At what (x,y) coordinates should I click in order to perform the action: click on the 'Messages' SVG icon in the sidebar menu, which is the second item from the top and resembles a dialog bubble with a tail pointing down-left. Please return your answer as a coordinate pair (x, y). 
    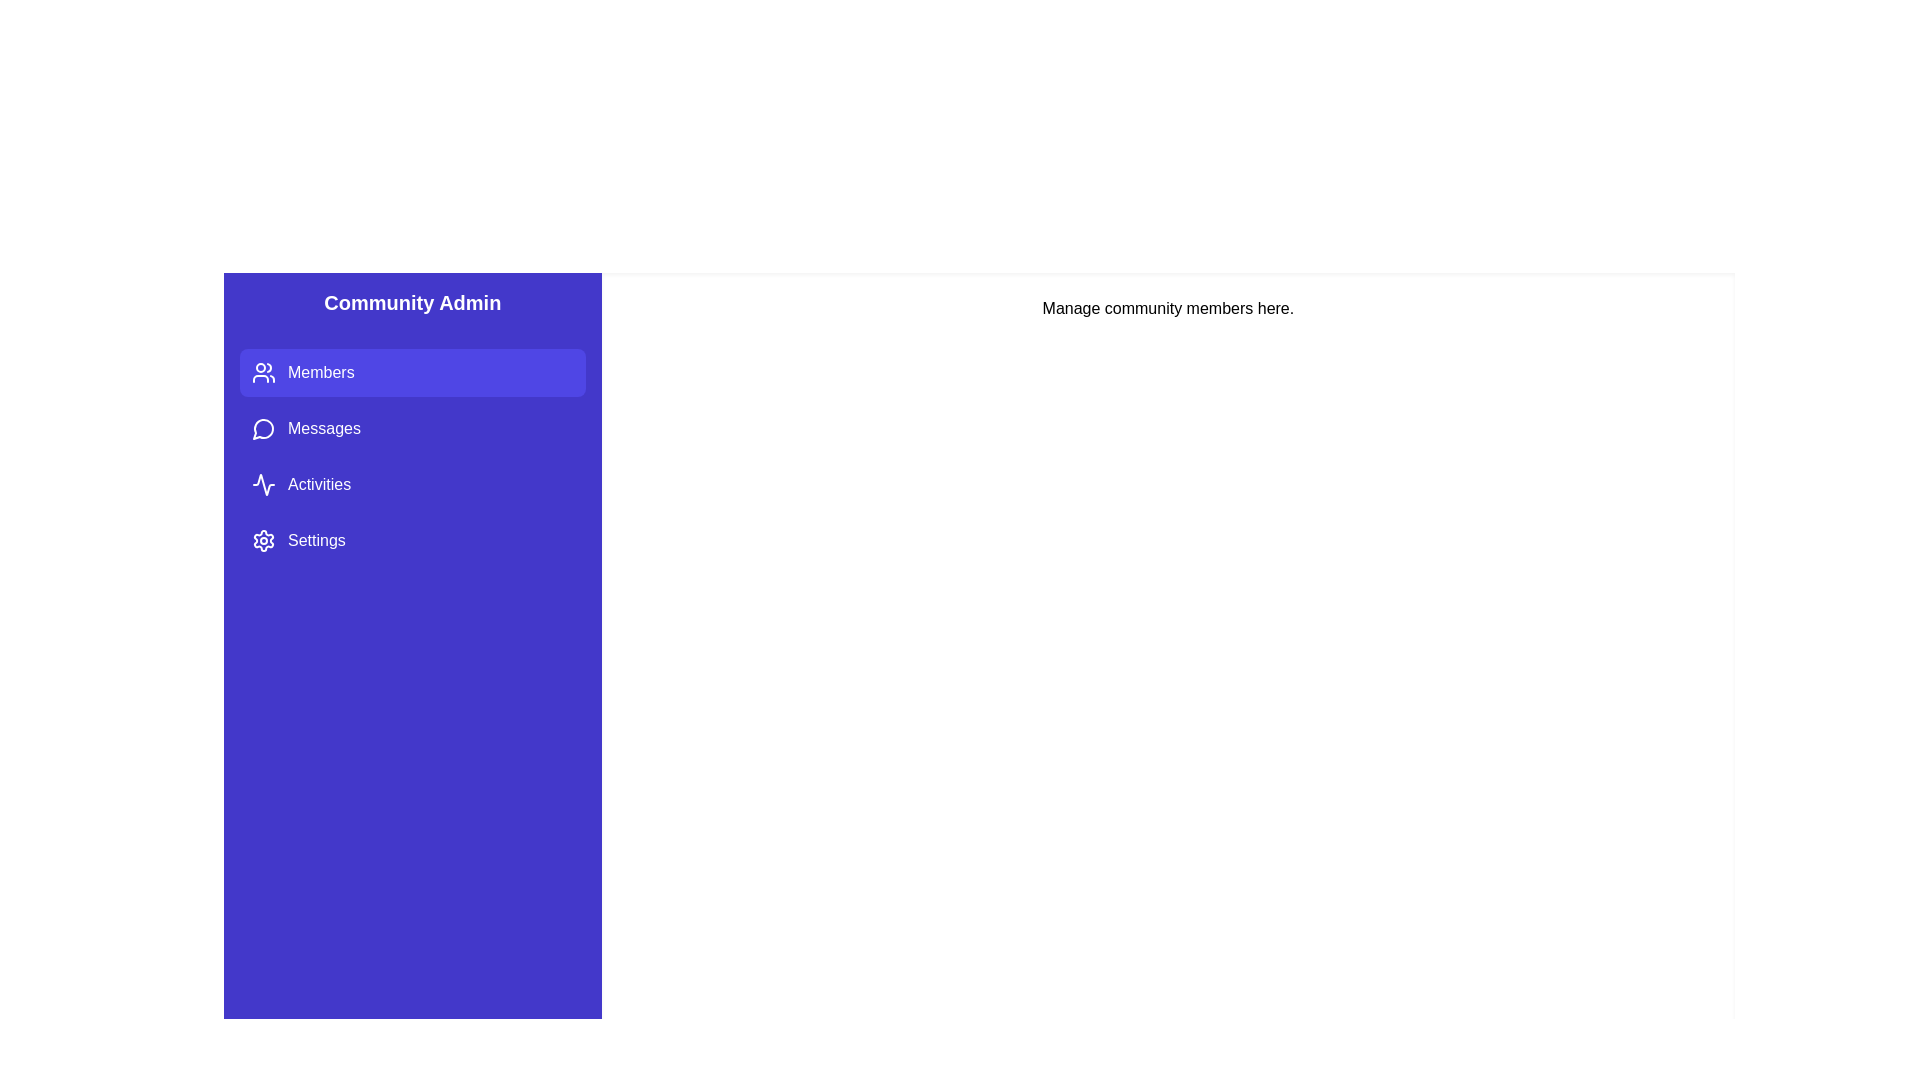
    Looking at the image, I should click on (262, 428).